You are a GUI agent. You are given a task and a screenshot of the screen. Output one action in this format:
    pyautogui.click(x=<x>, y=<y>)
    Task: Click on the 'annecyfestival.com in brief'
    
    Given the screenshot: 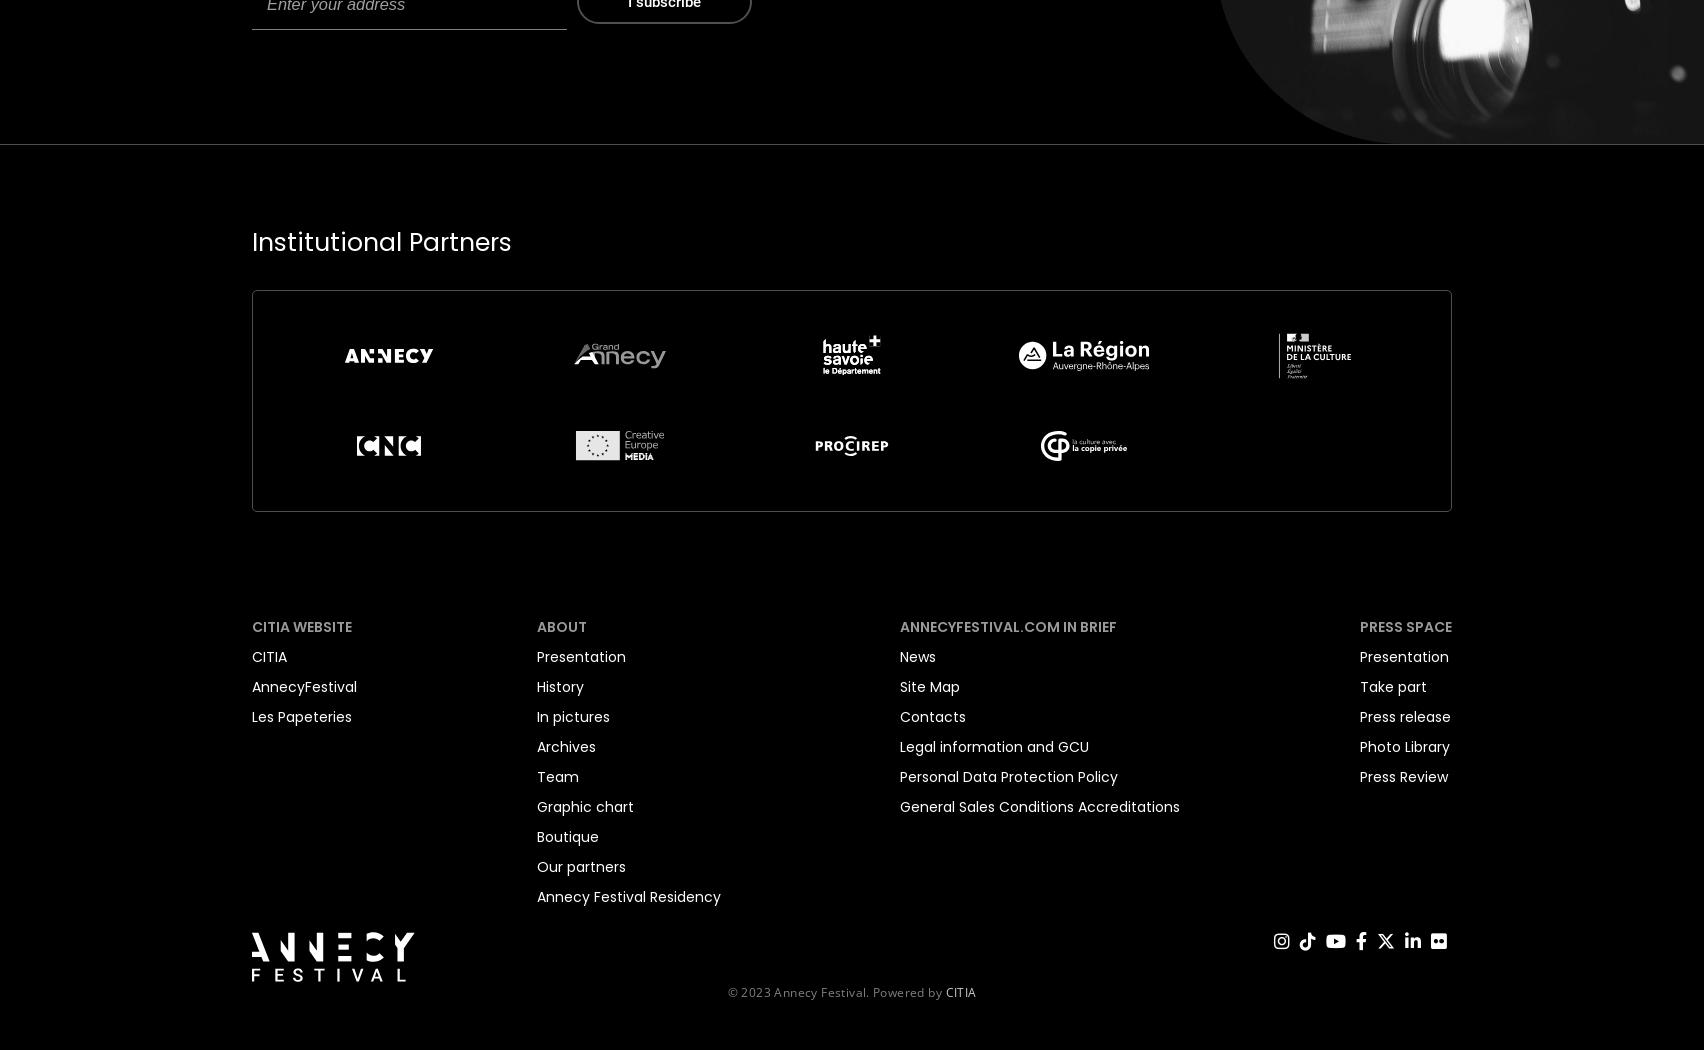 What is the action you would take?
    pyautogui.click(x=900, y=626)
    